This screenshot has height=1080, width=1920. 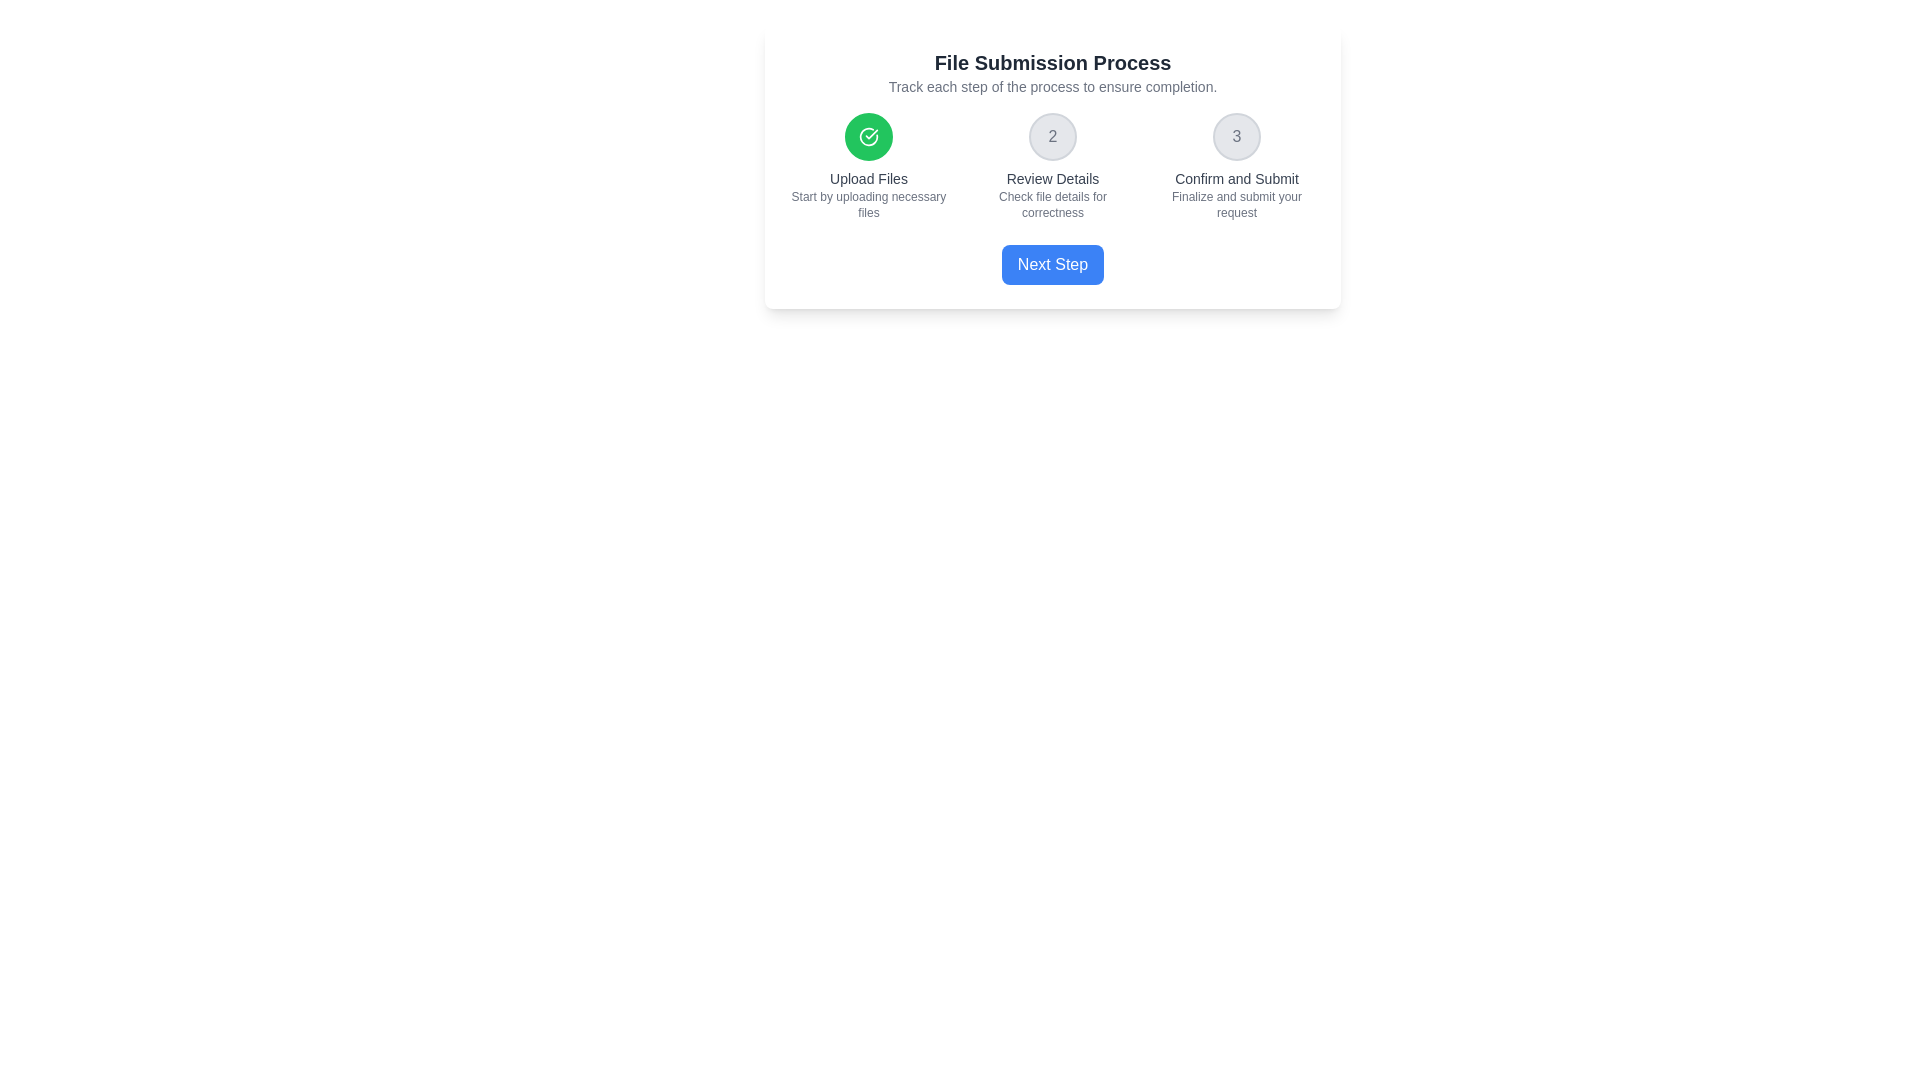 I want to click on the 'Upload Files' text label, which is displayed in a small, bold font with medium gray color, located centrally below a checkmark icon and above a smaller text that reads 'Start by uploading necessary files', so click(x=868, y=177).